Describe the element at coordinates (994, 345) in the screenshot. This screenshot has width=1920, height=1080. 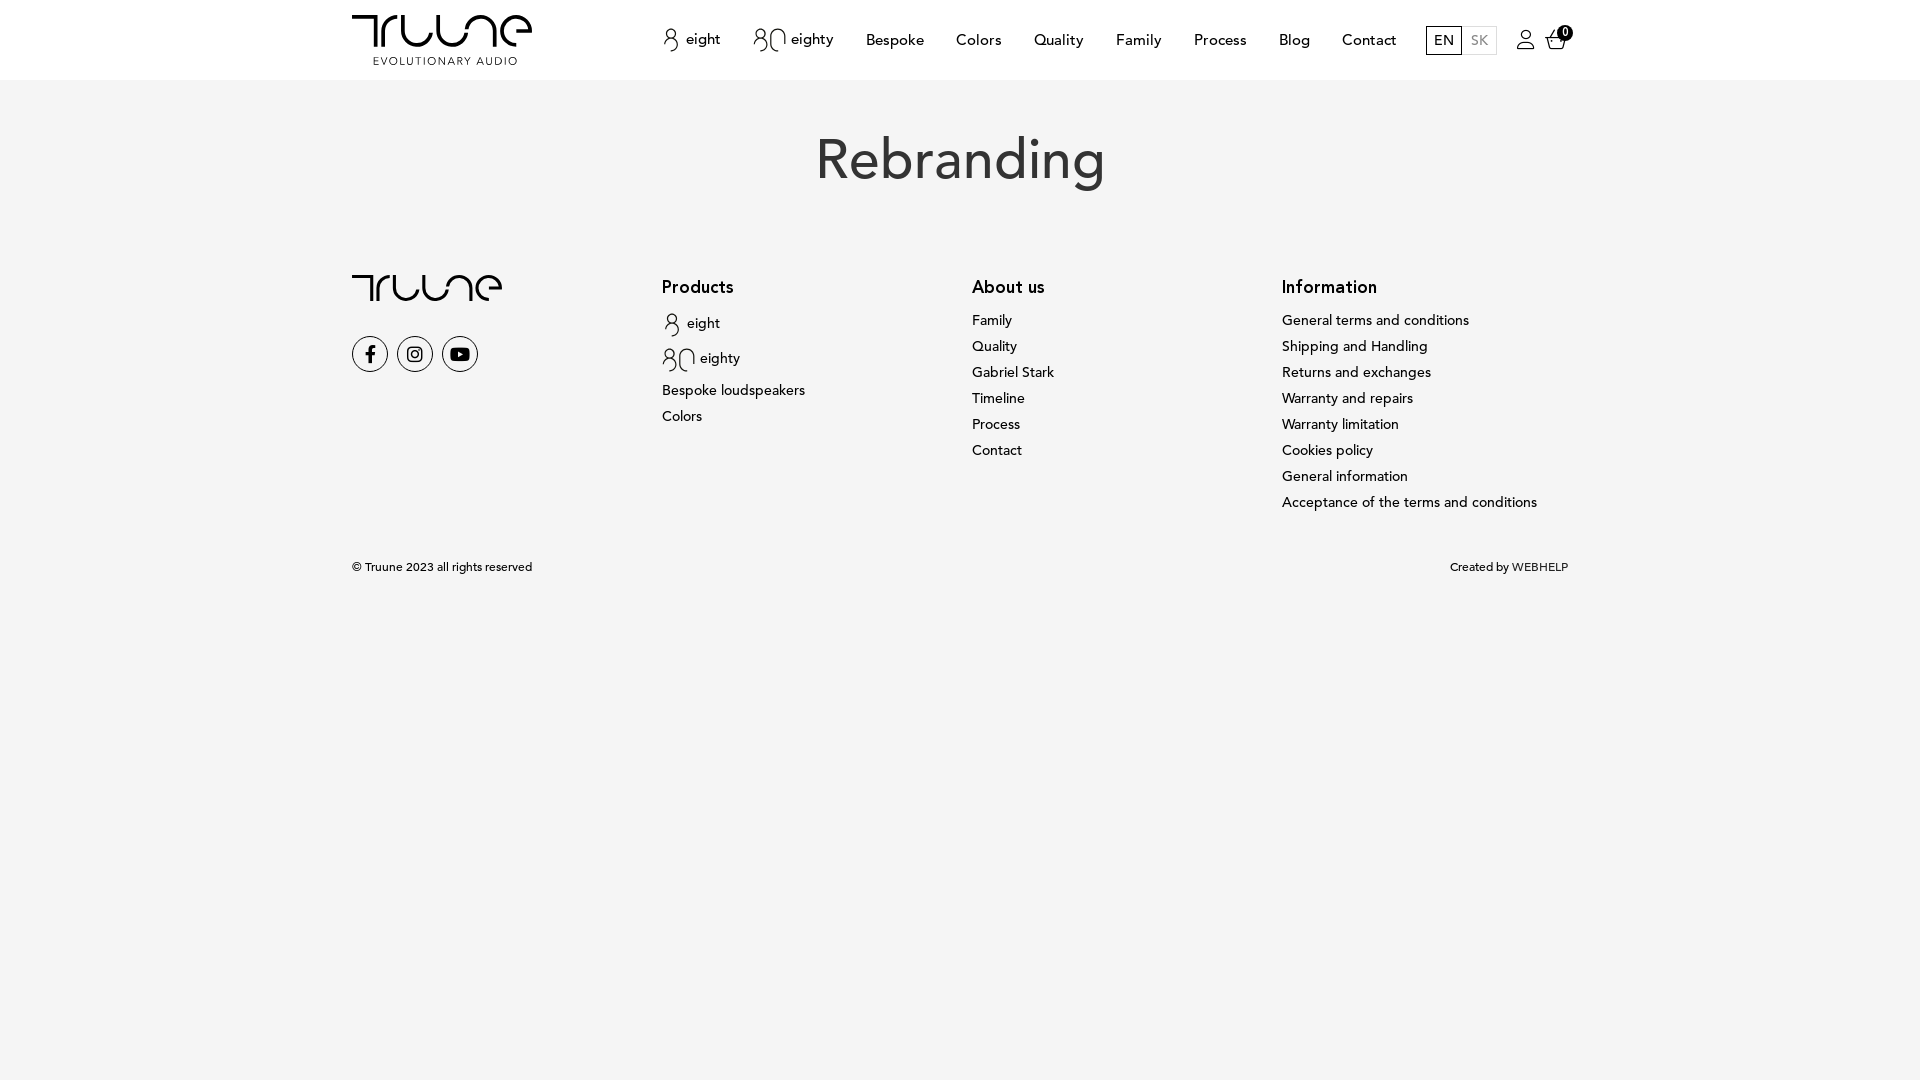
I see `'Quality'` at that location.